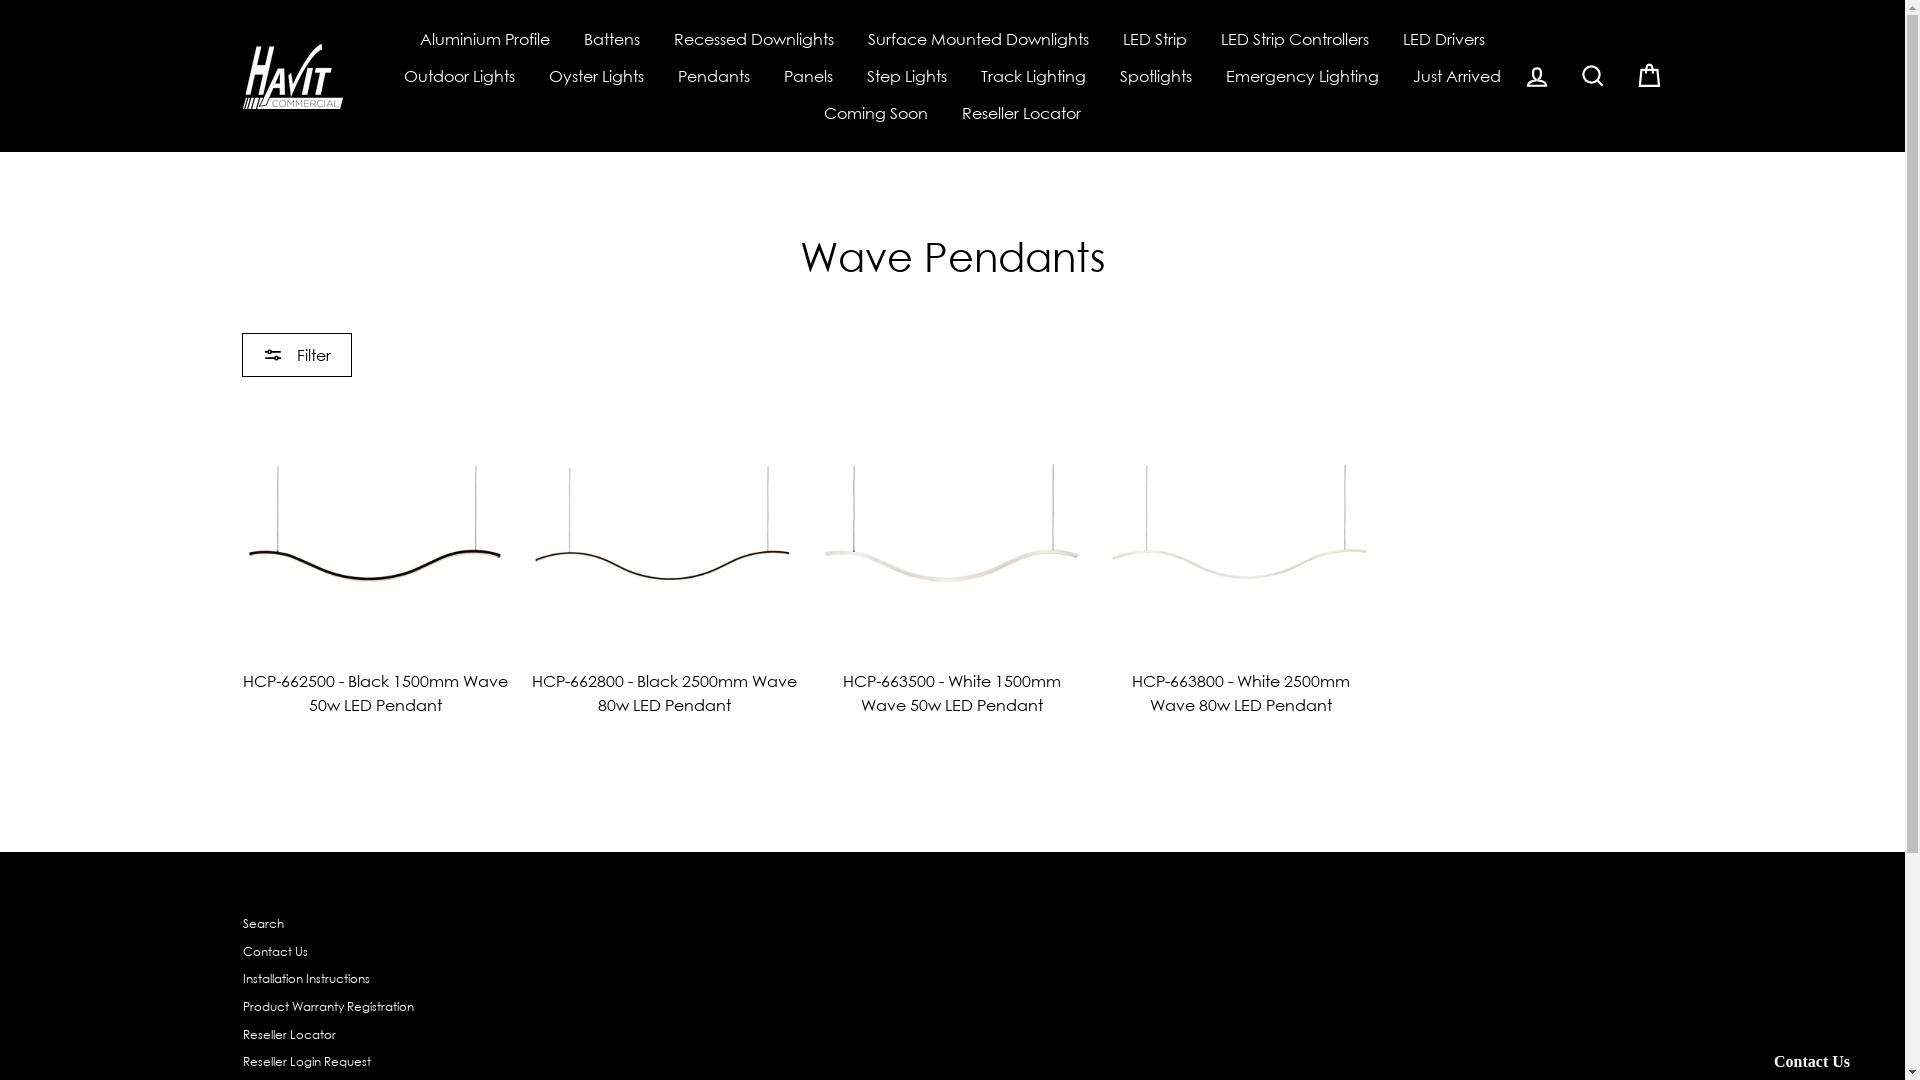 The height and width of the screenshot is (1080, 1920). I want to click on 'Installation Instructions', so click(304, 978).